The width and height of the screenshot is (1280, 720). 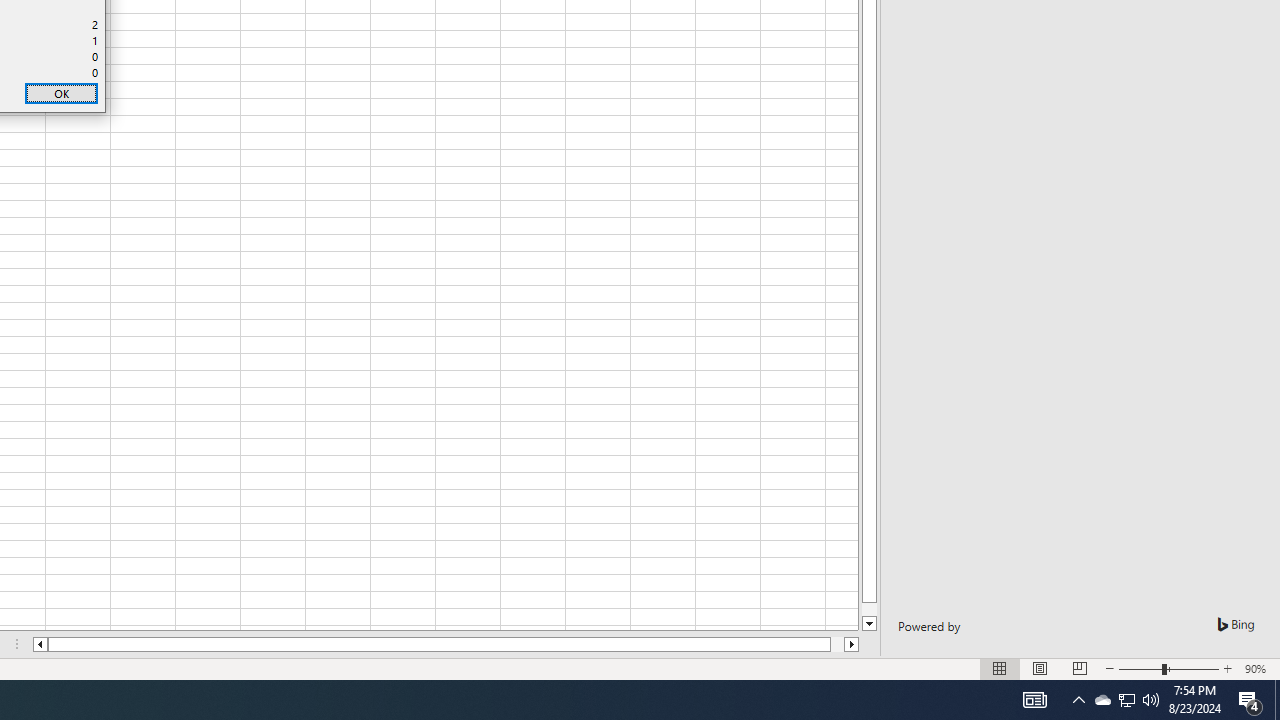 I want to click on 'Column left', so click(x=39, y=644).